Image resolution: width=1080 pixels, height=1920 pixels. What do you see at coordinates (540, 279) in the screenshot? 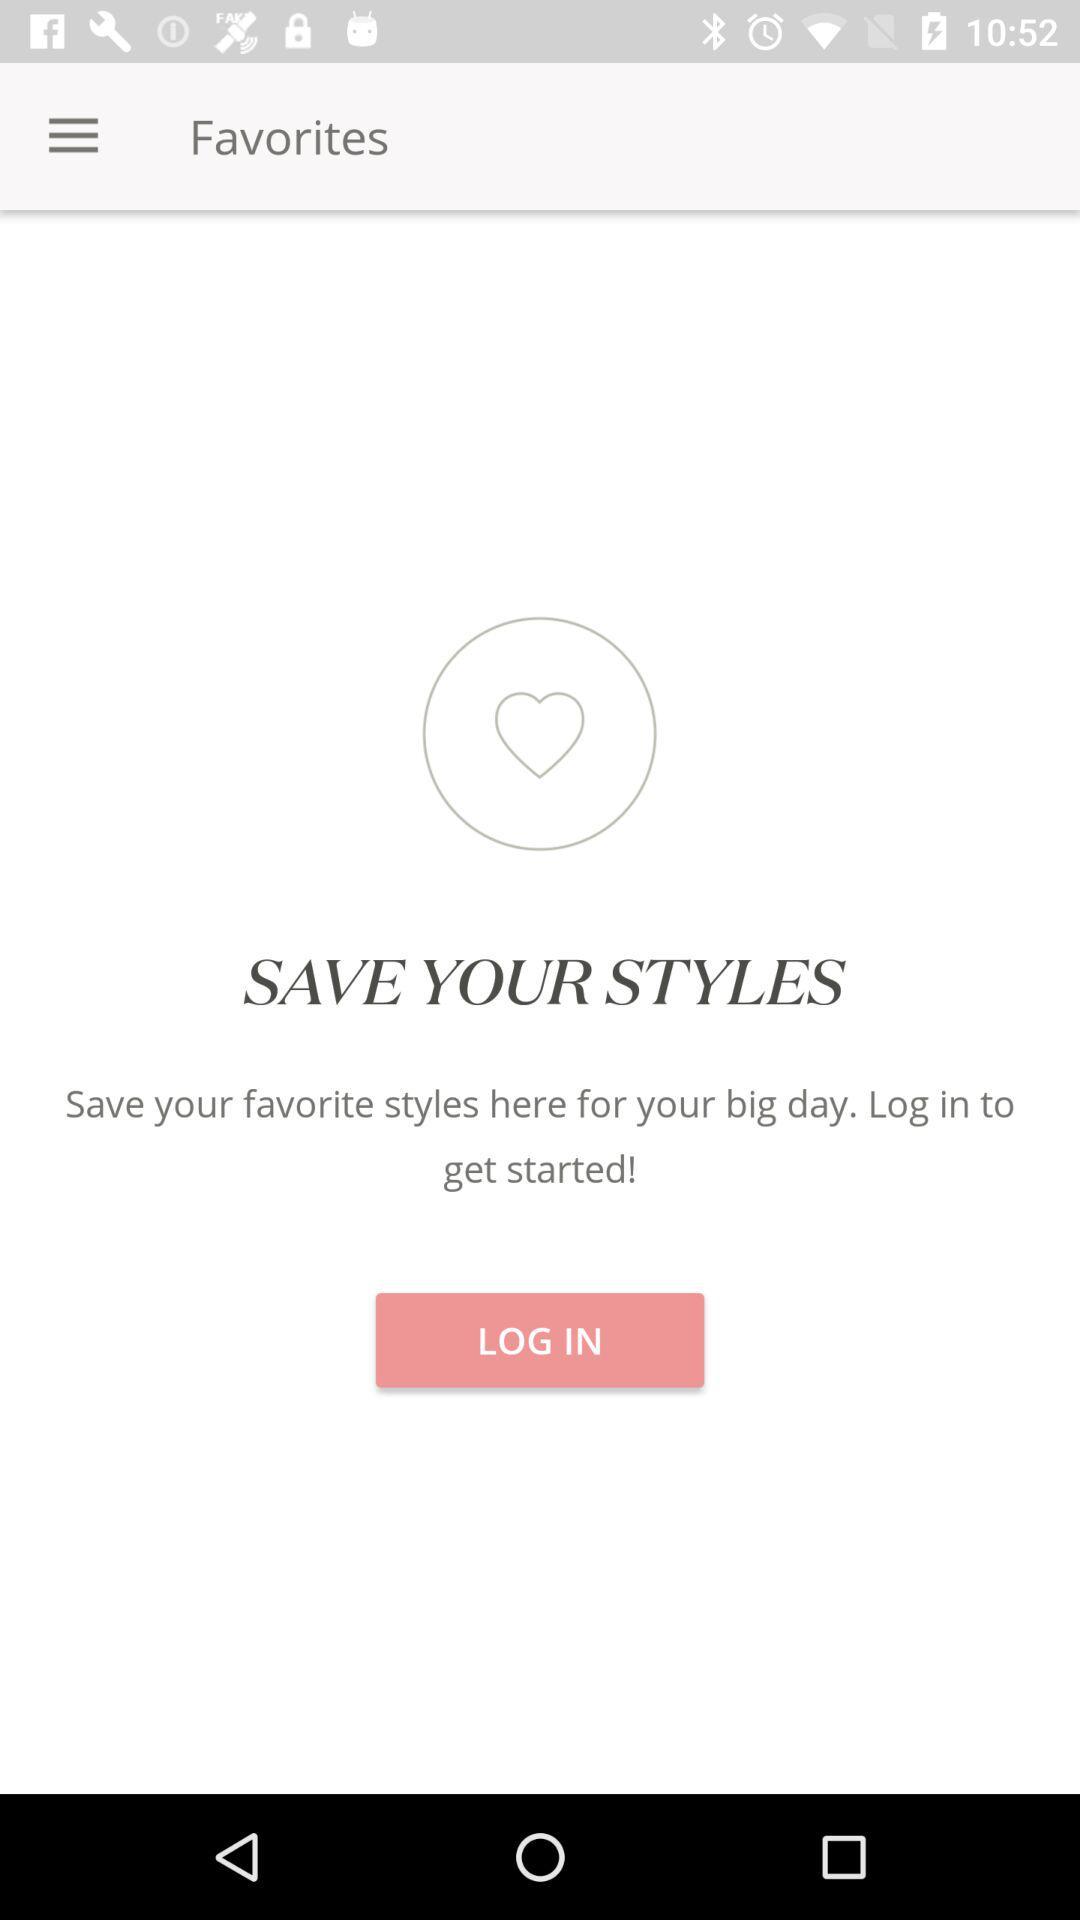
I see `the item below favorites icon` at bounding box center [540, 279].